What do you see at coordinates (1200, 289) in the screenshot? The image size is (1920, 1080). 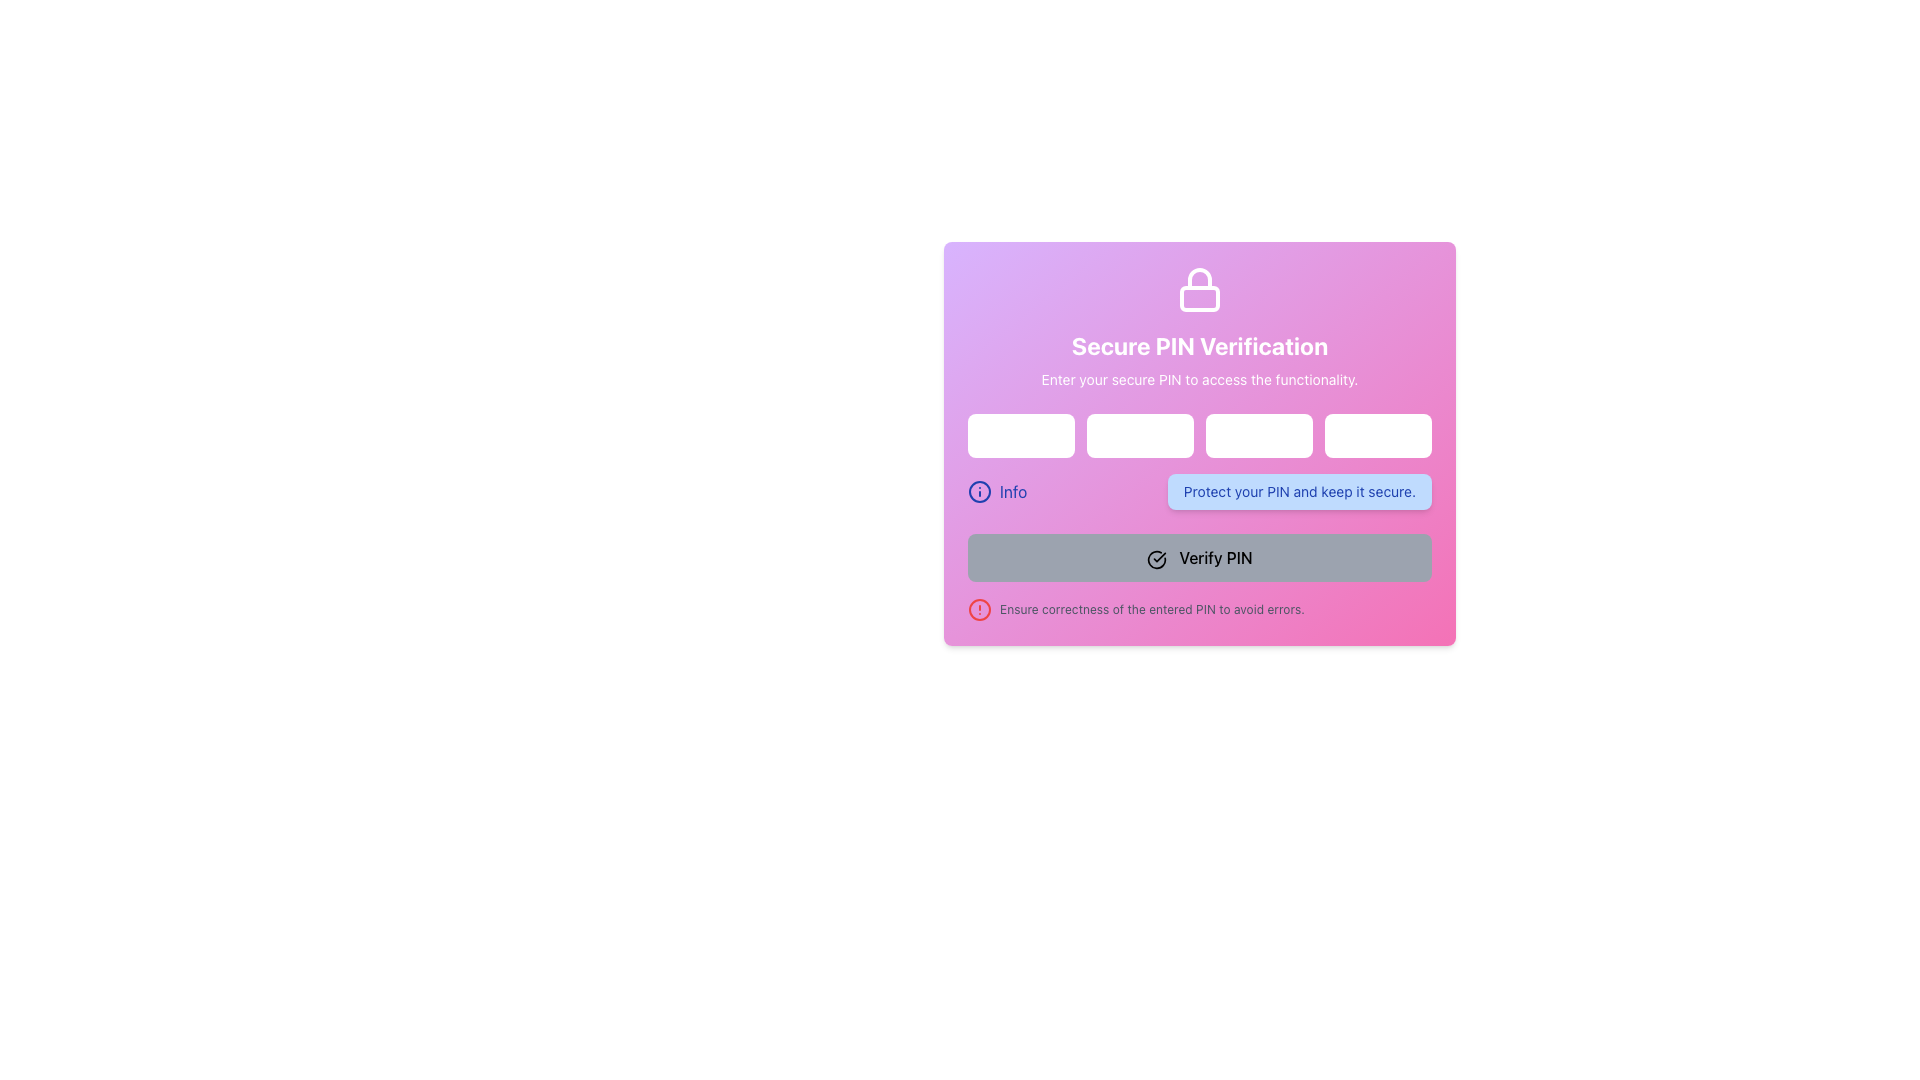 I see `the lock icon, which is styled in white and positioned above the 'Secure PIN Verification' text at the top-center of the card layout` at bounding box center [1200, 289].